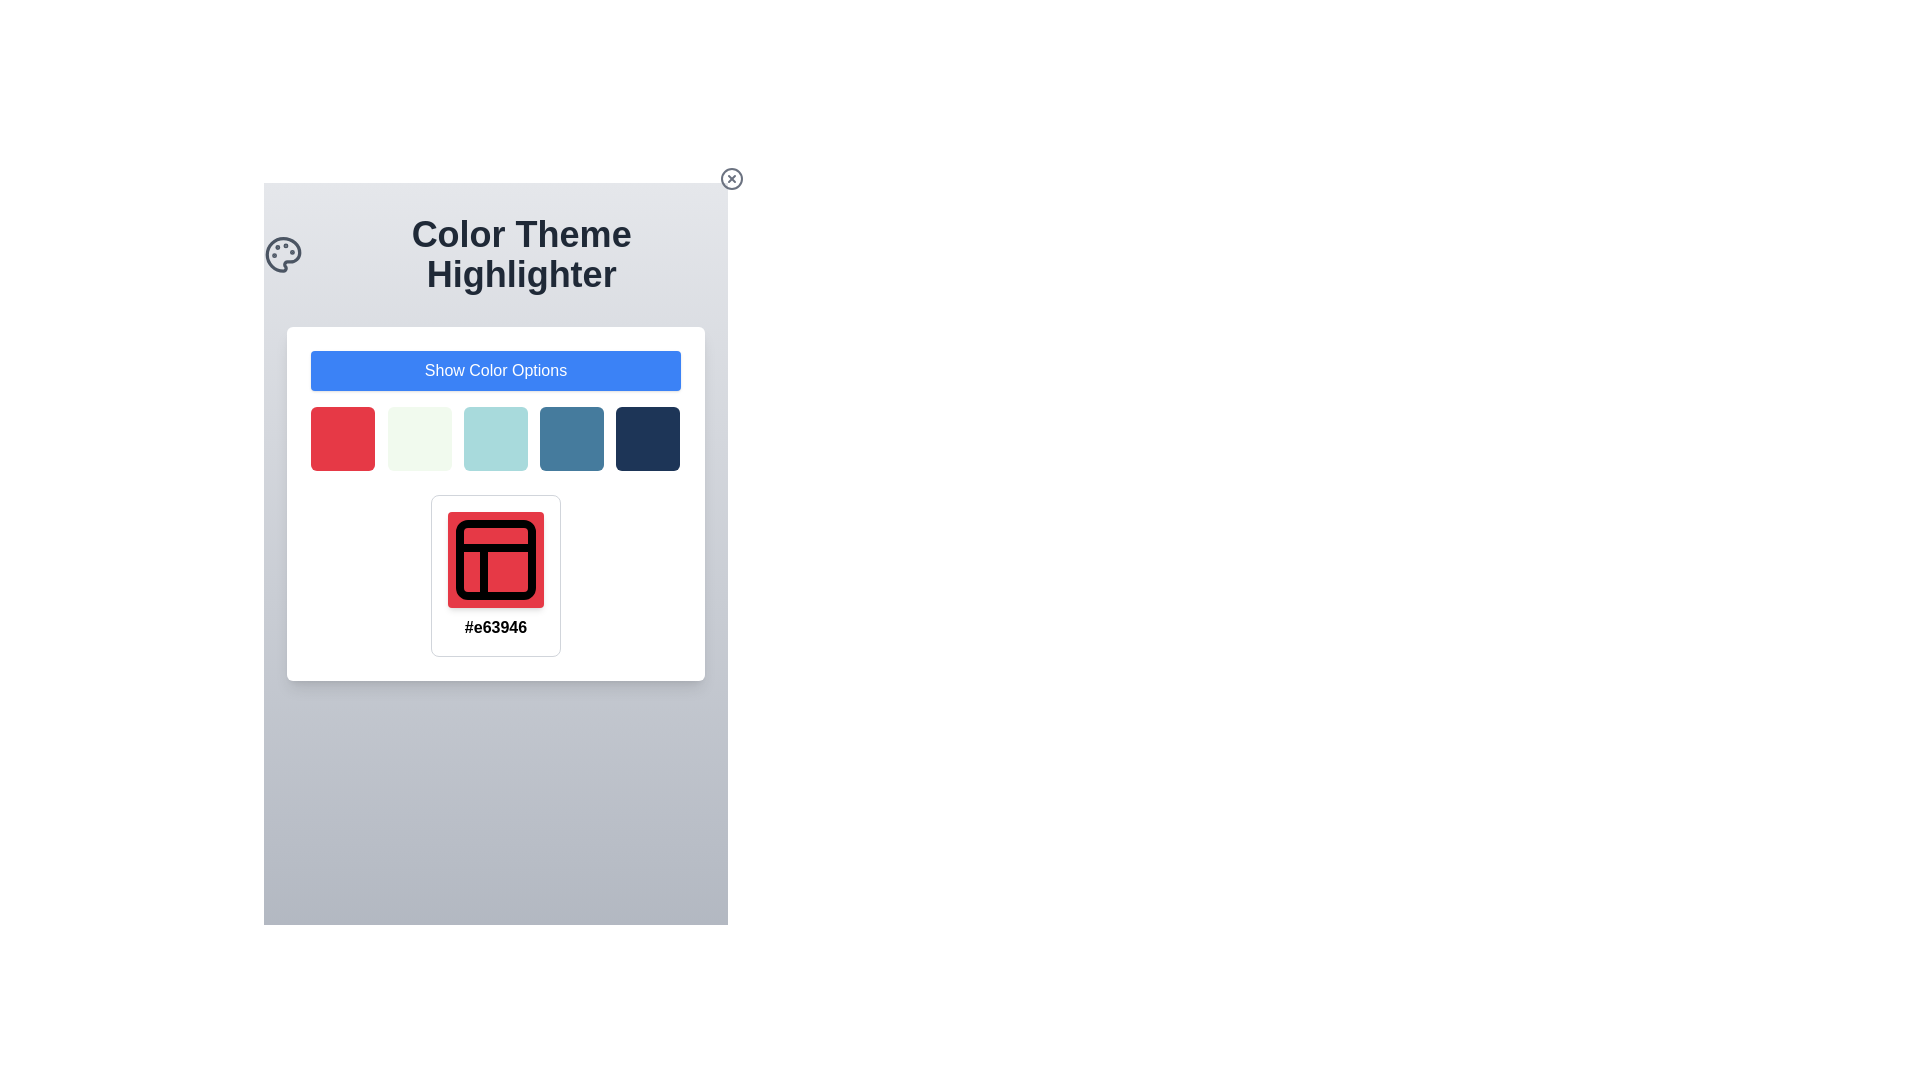 The width and height of the screenshot is (1920, 1080). Describe the element at coordinates (282, 253) in the screenshot. I see `the Decorative Icon, which is the main shape within the palette icon located in the top left corner of the interface's header section` at that location.